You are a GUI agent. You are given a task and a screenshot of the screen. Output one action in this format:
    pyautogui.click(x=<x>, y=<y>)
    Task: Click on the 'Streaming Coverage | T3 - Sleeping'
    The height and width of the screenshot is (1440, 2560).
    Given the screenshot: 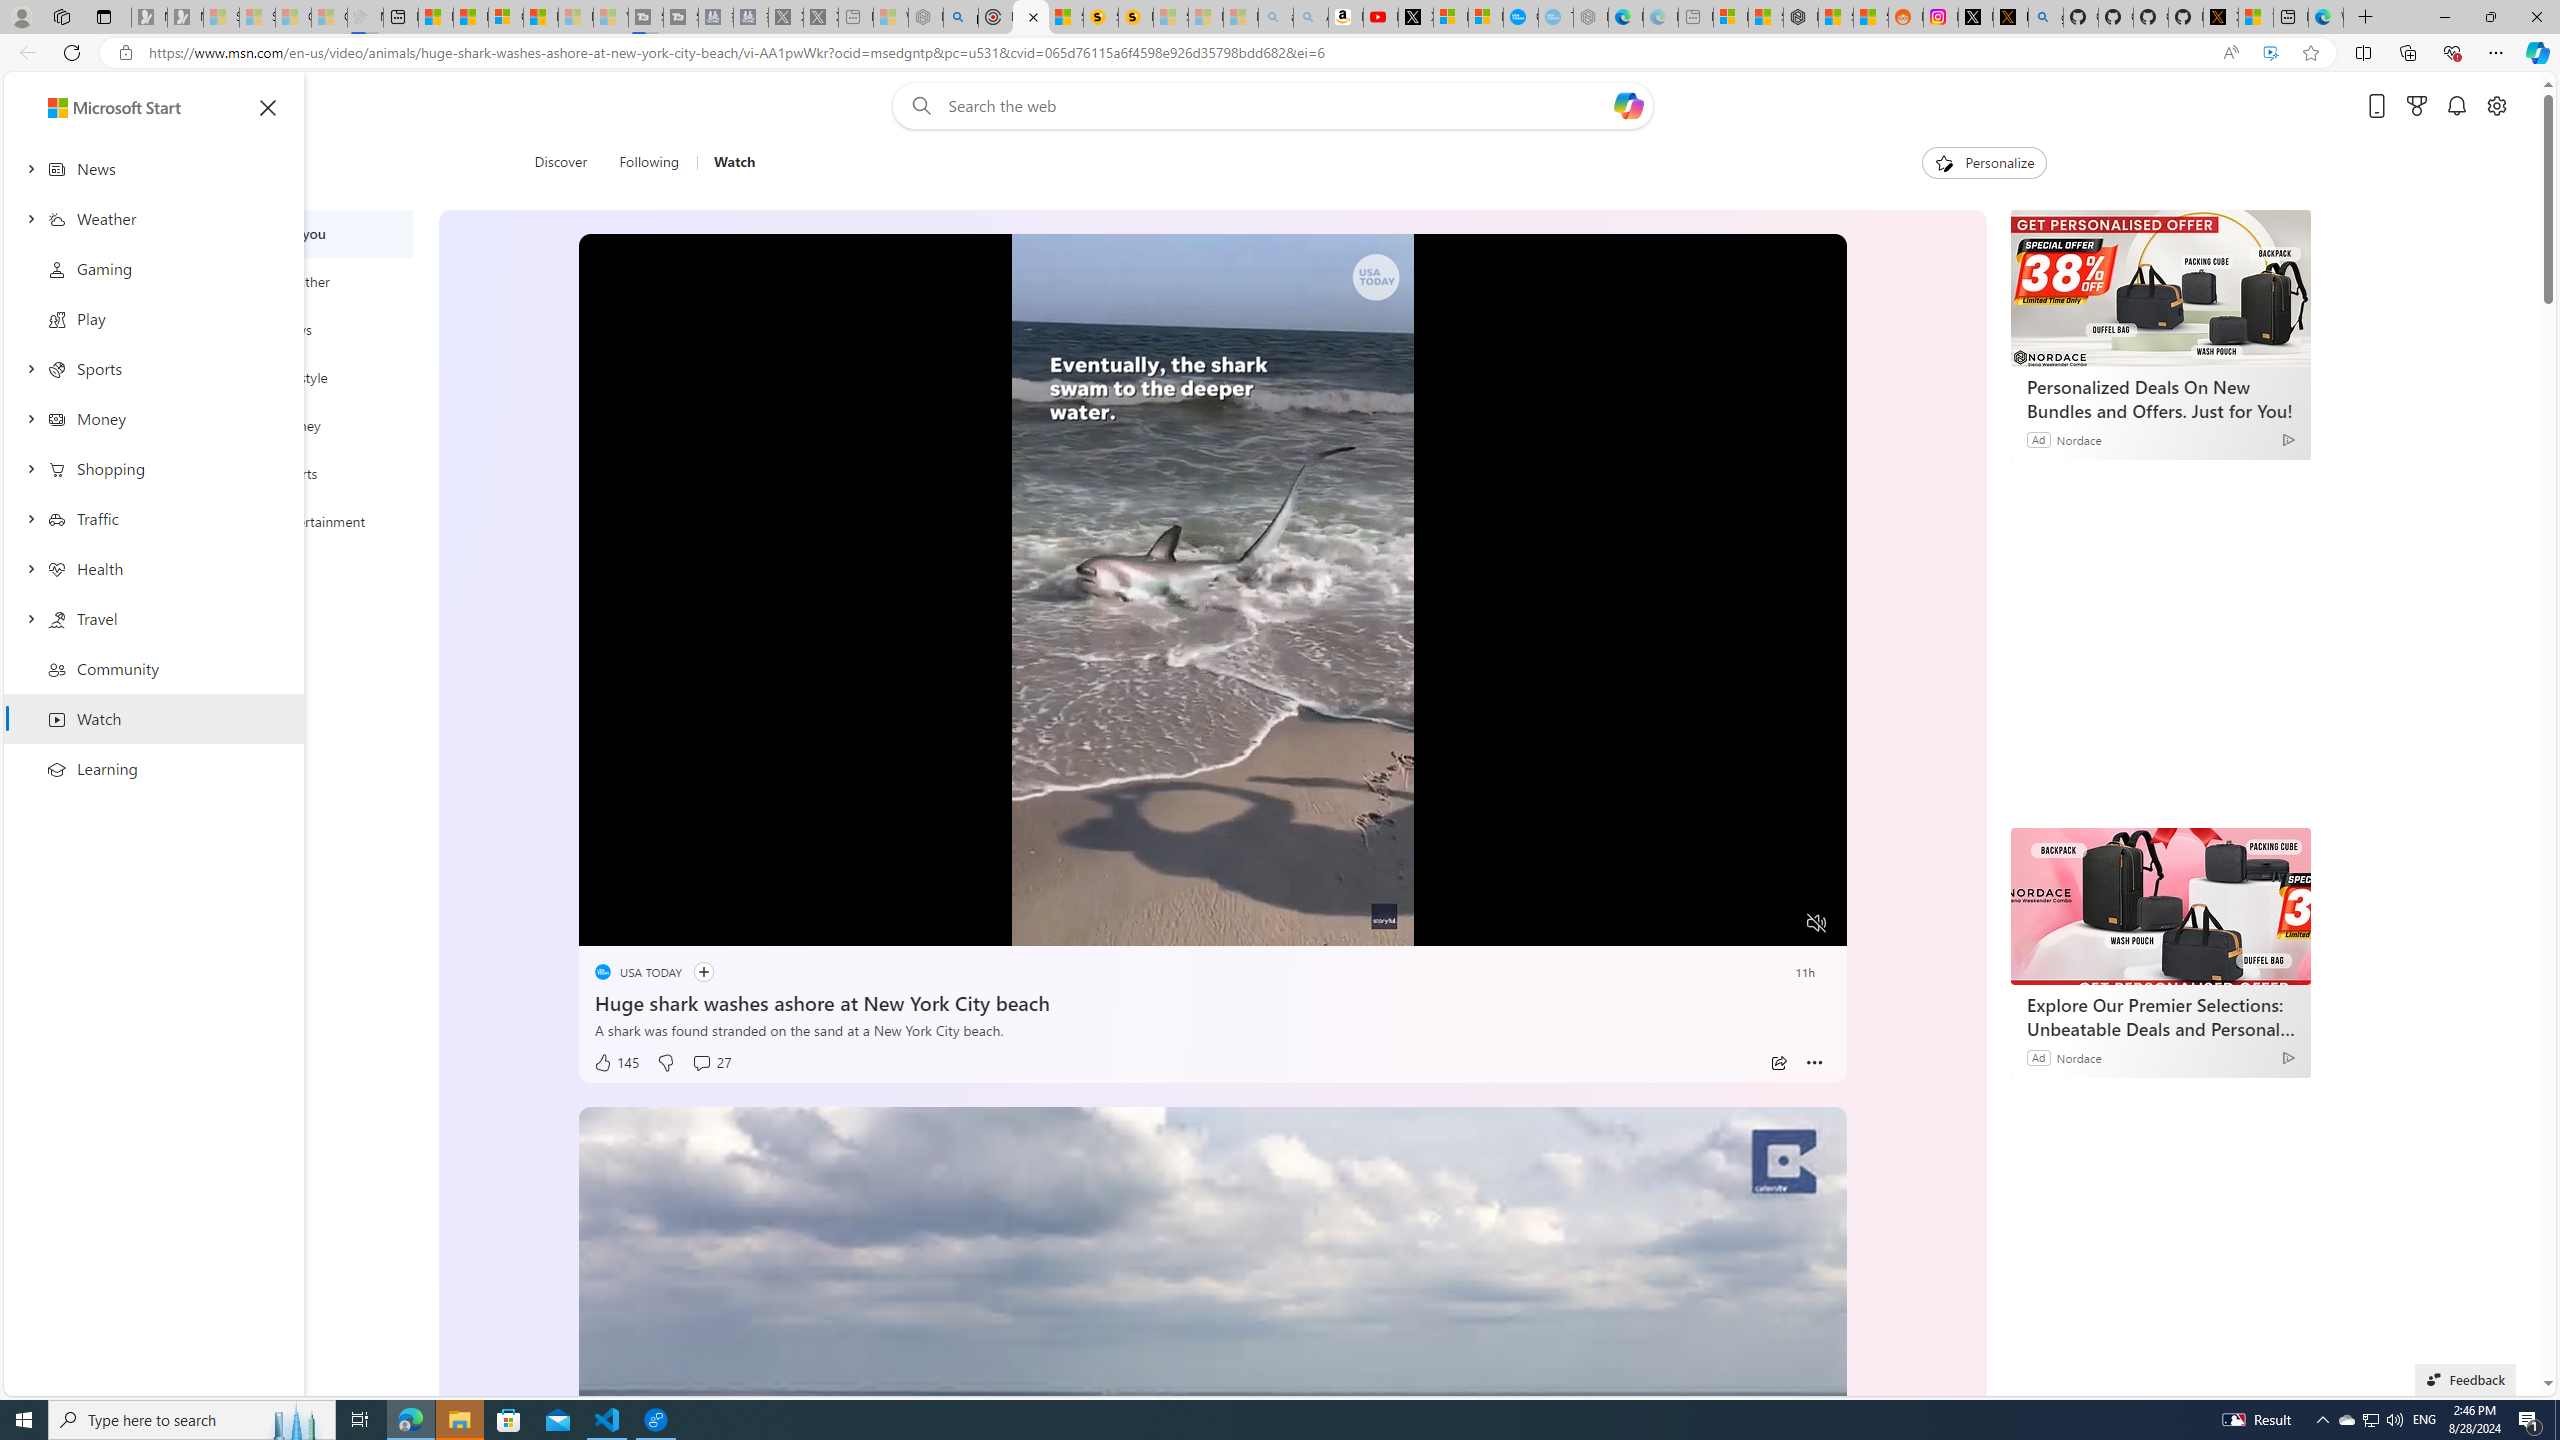 What is the action you would take?
    pyautogui.click(x=644, y=16)
    